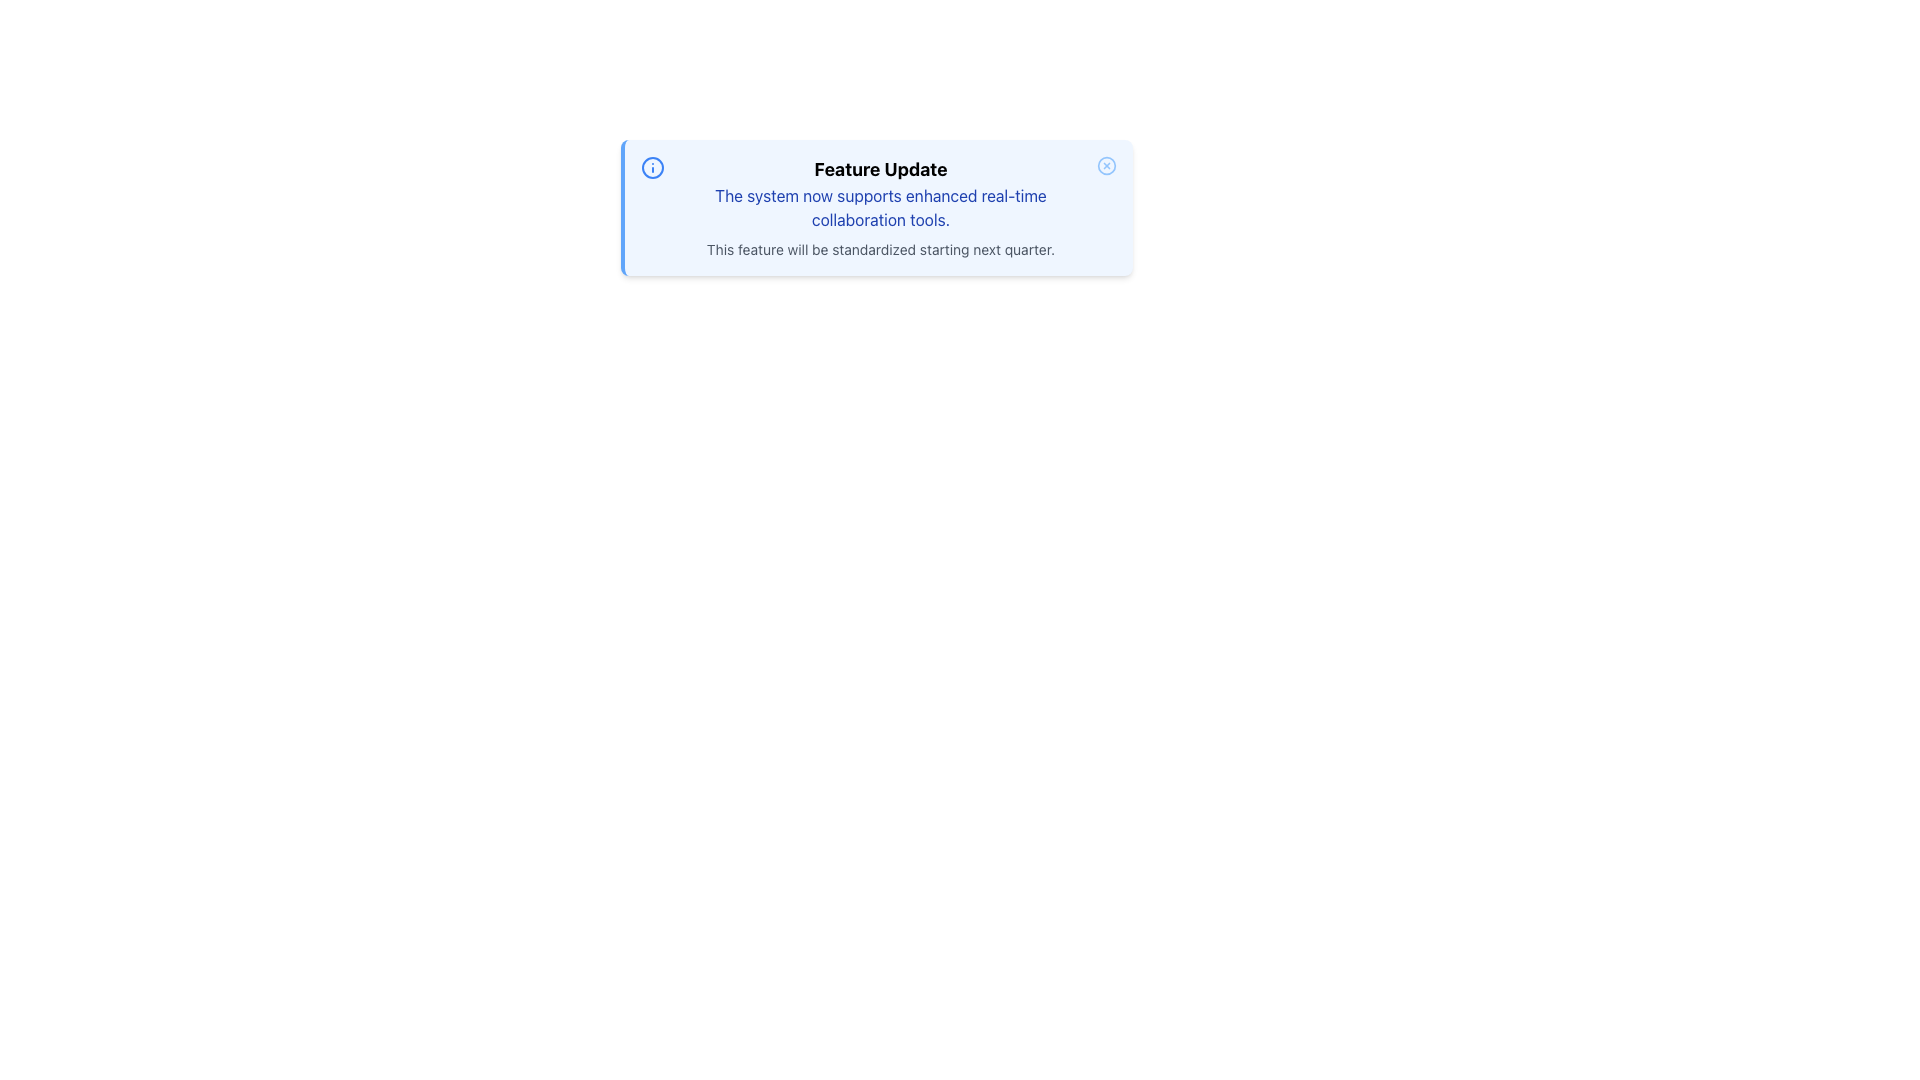 This screenshot has height=1080, width=1920. What do you see at coordinates (880, 168) in the screenshot?
I see `the bold, large-sized text header reading 'Feature Update' which is prominently styled in black font at the top of its section` at bounding box center [880, 168].